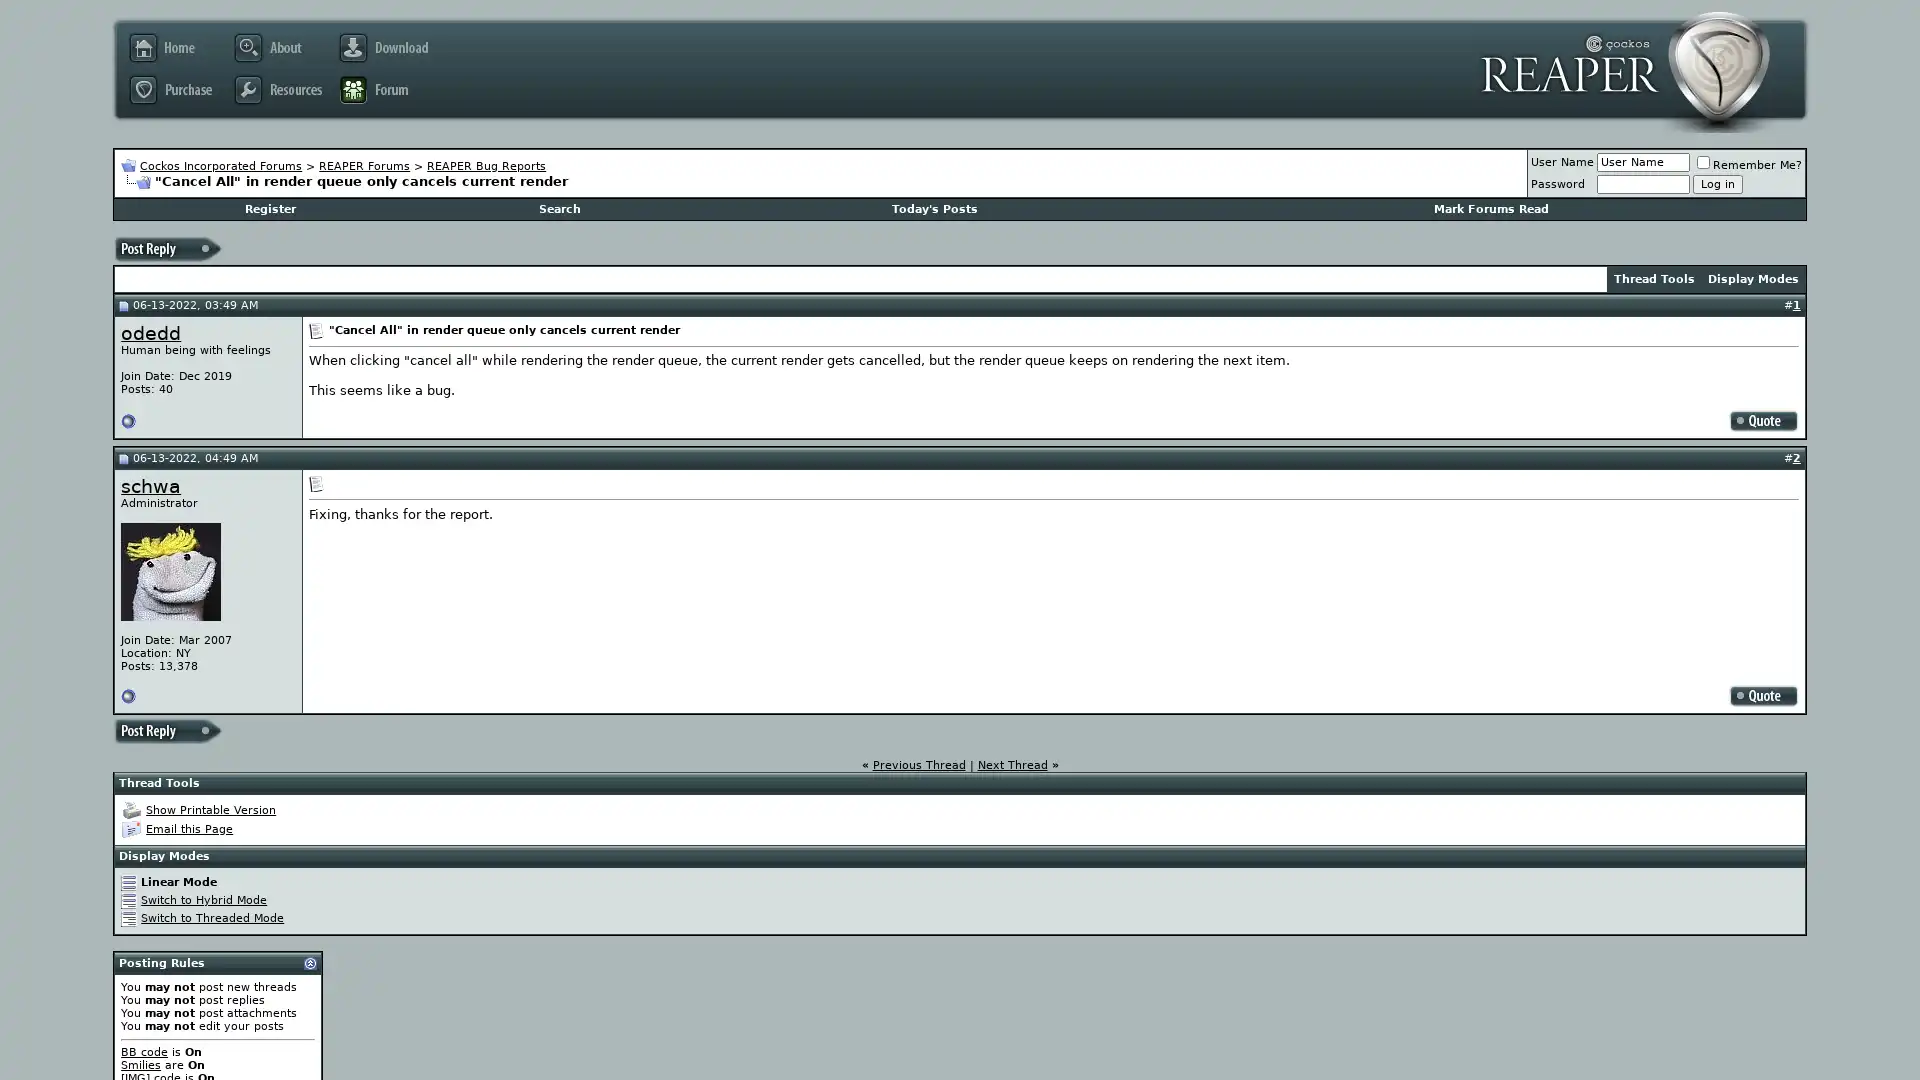  Describe the element at coordinates (1716, 184) in the screenshot. I see `Log in` at that location.